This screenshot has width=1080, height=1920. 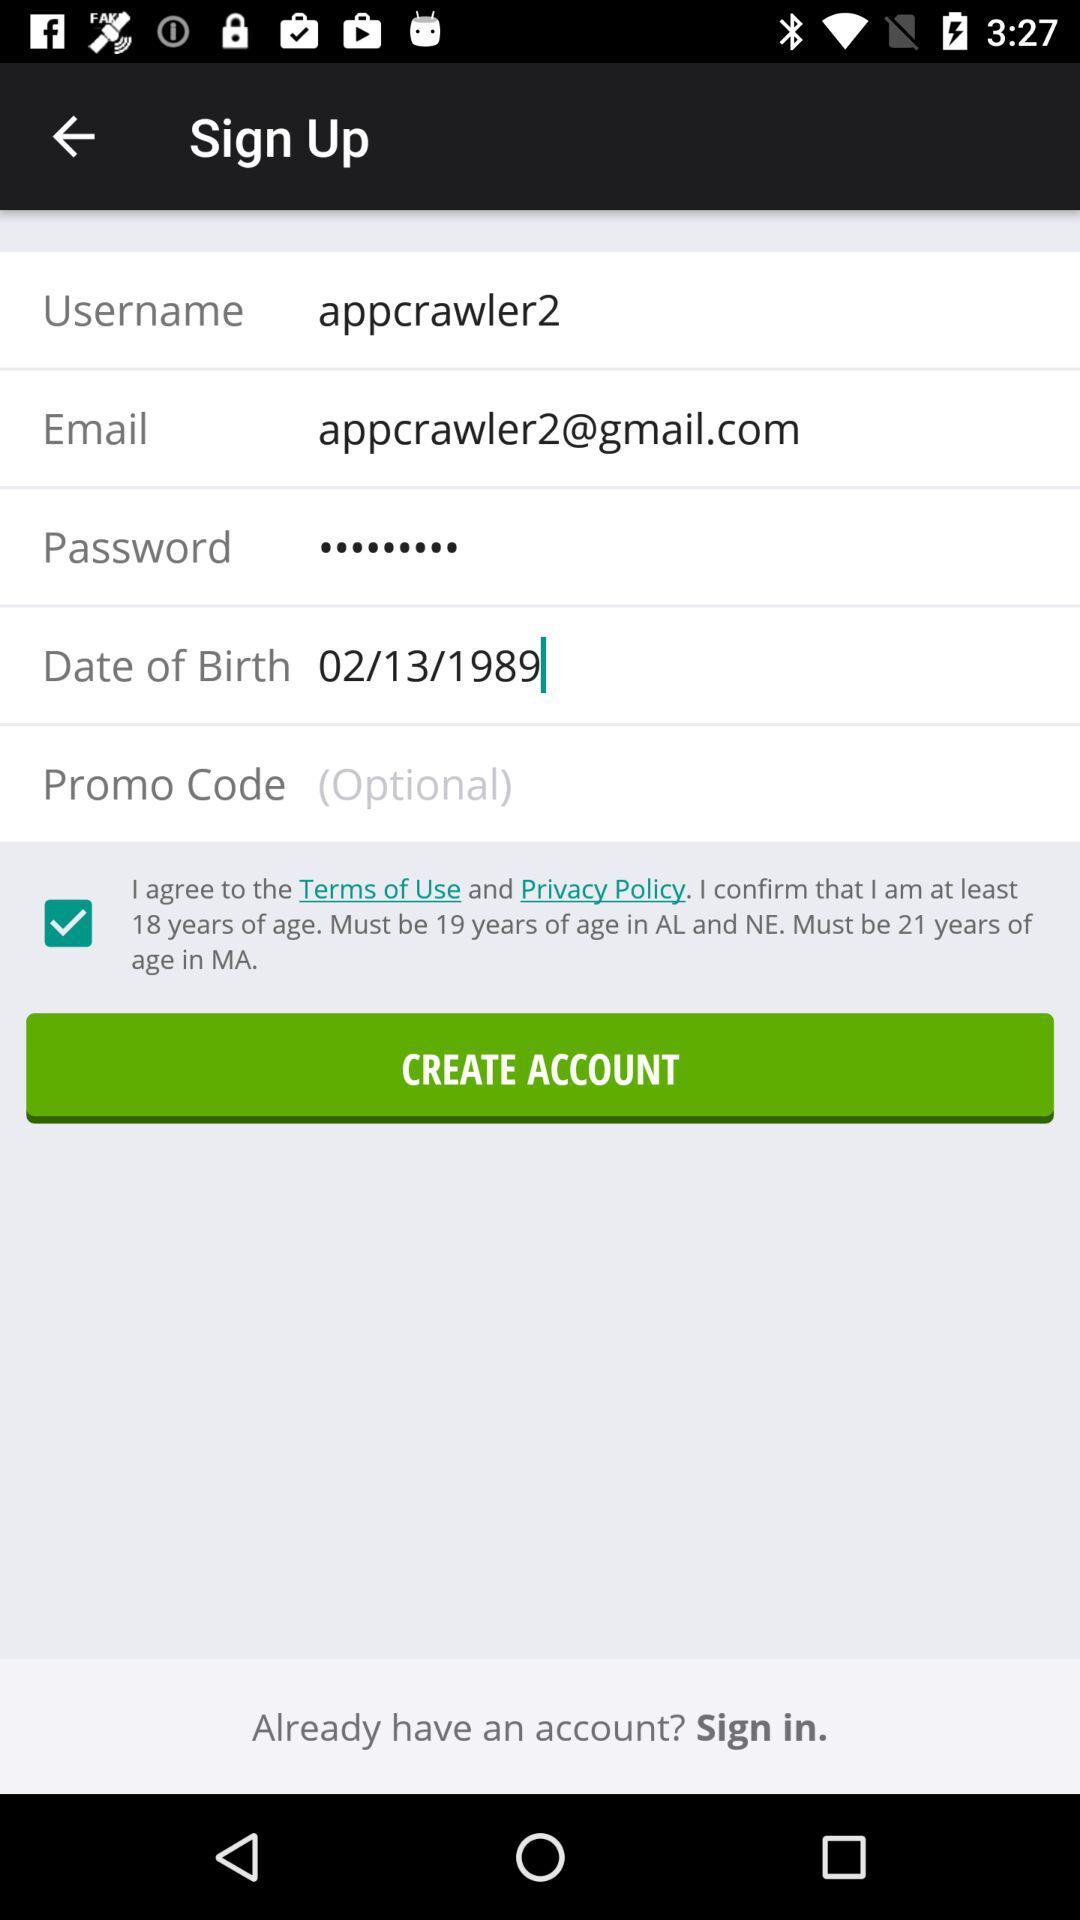 I want to click on item below the crowd3116 icon, so click(x=671, y=664).